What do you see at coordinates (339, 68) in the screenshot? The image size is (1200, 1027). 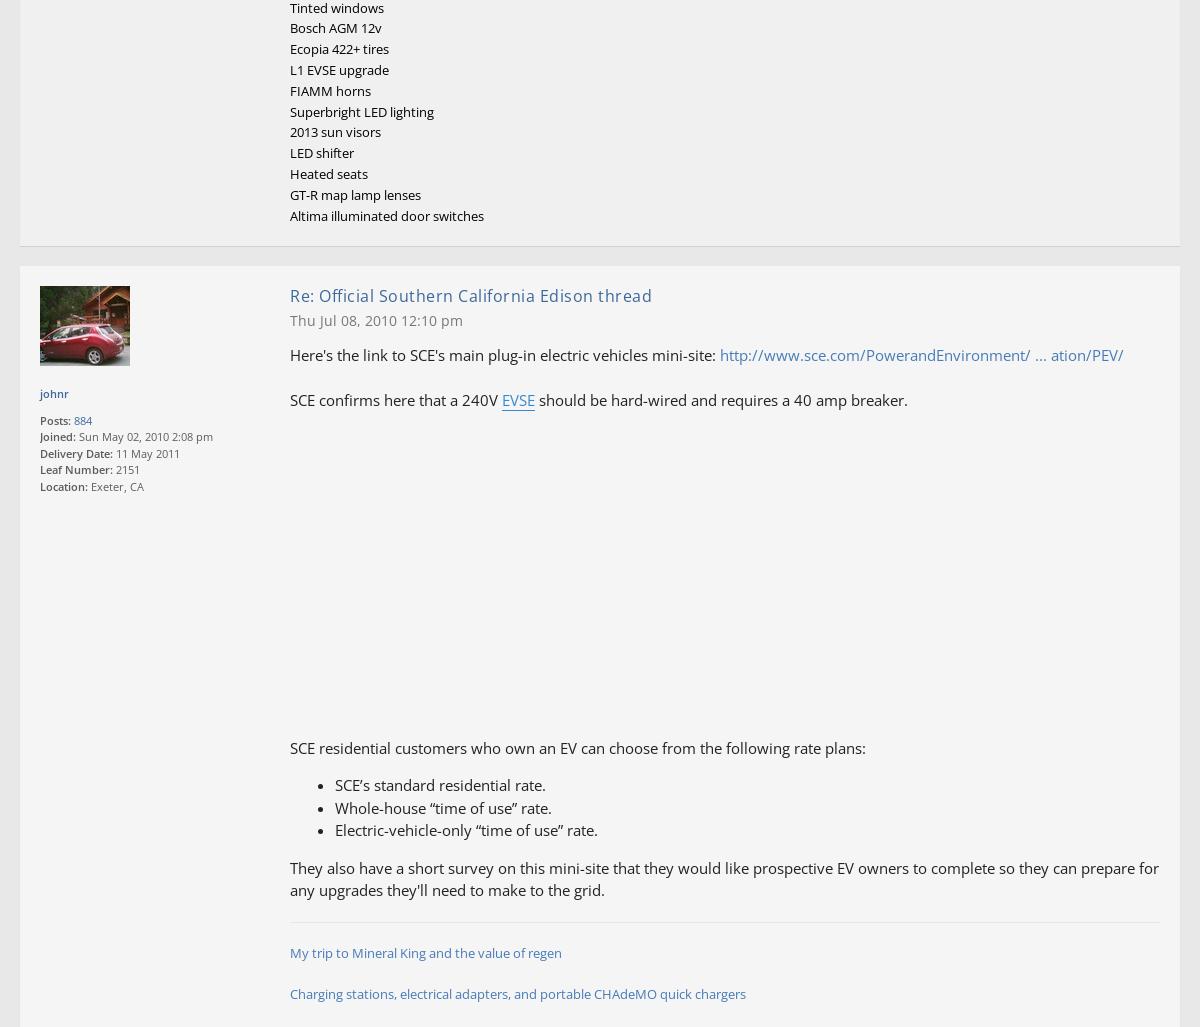 I see `'L1 EVSE upgrade'` at bounding box center [339, 68].